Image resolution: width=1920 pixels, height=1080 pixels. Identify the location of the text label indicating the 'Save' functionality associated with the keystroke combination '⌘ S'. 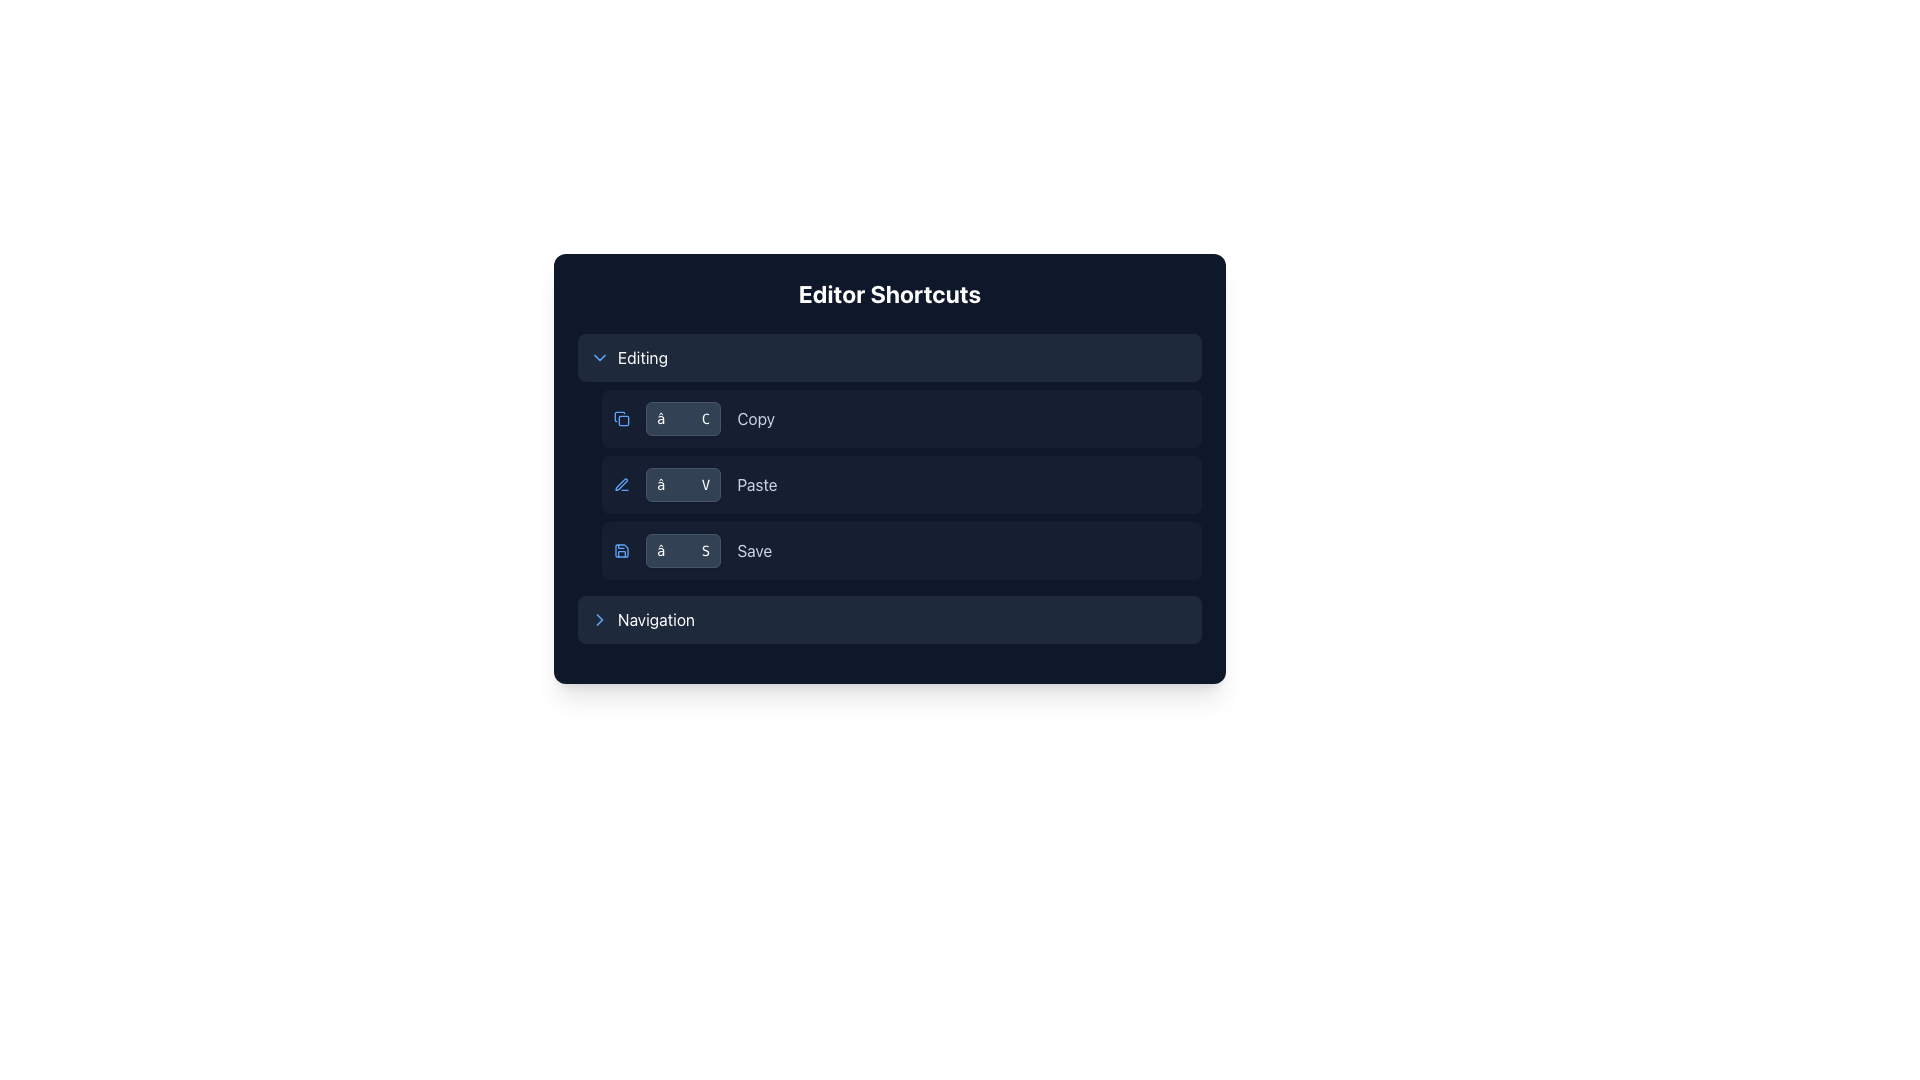
(753, 551).